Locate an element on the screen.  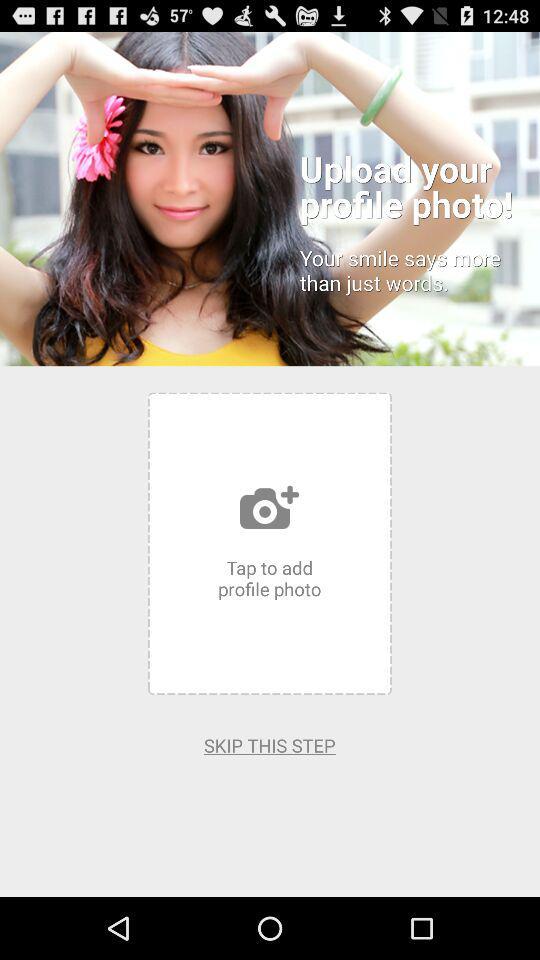
the skip this step is located at coordinates (269, 744).